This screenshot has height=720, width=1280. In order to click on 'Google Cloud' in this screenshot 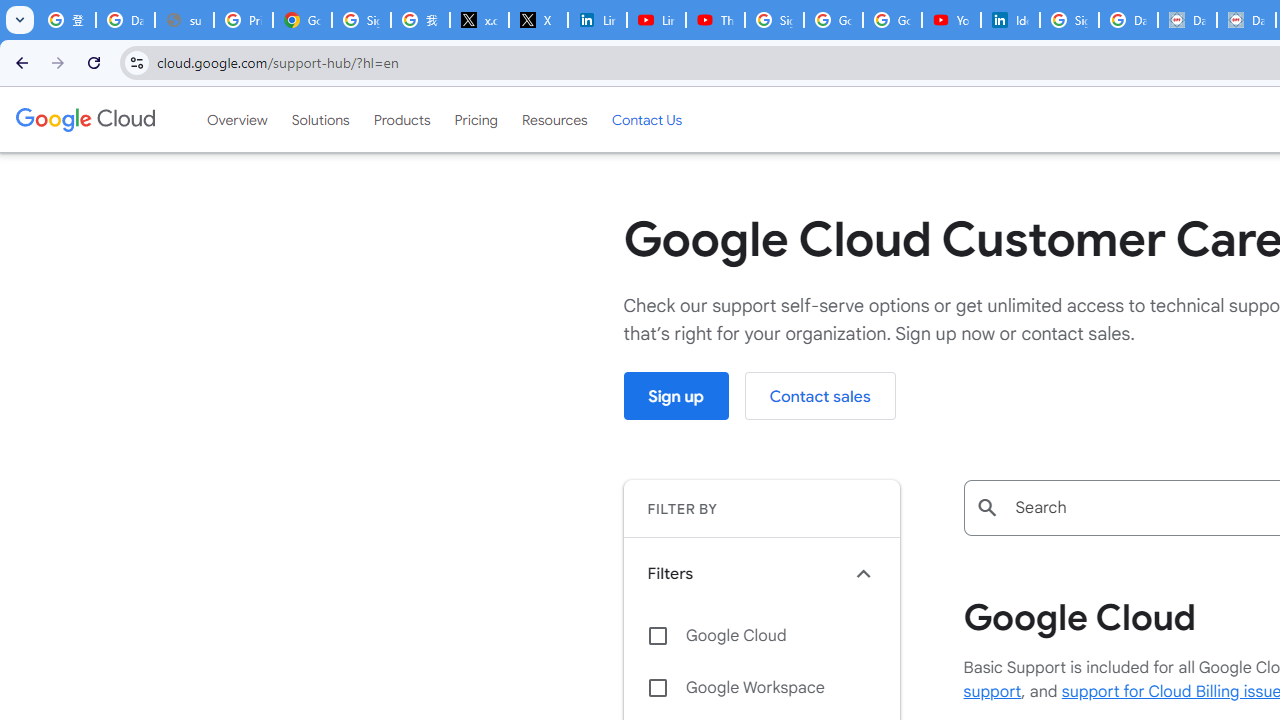, I will do `click(760, 635)`.